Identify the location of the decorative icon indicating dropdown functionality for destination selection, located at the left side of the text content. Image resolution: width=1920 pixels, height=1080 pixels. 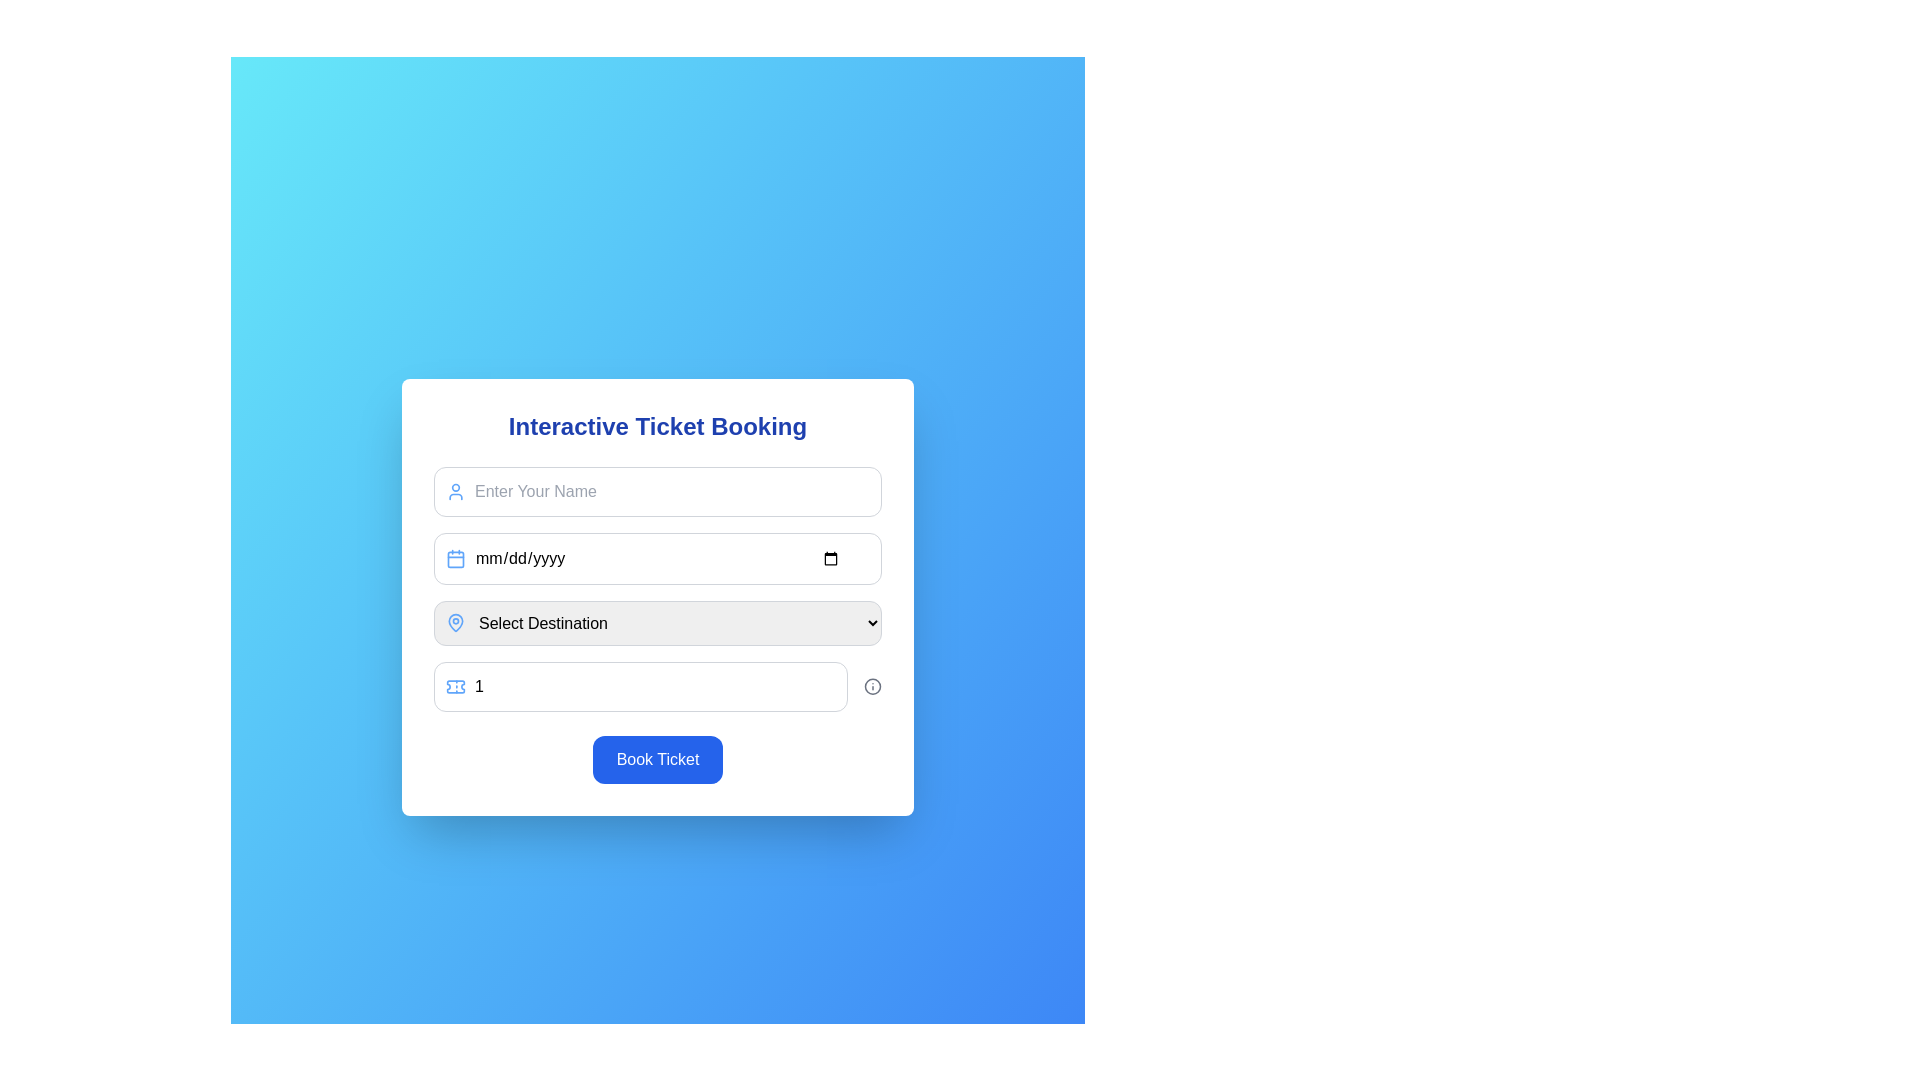
(455, 620).